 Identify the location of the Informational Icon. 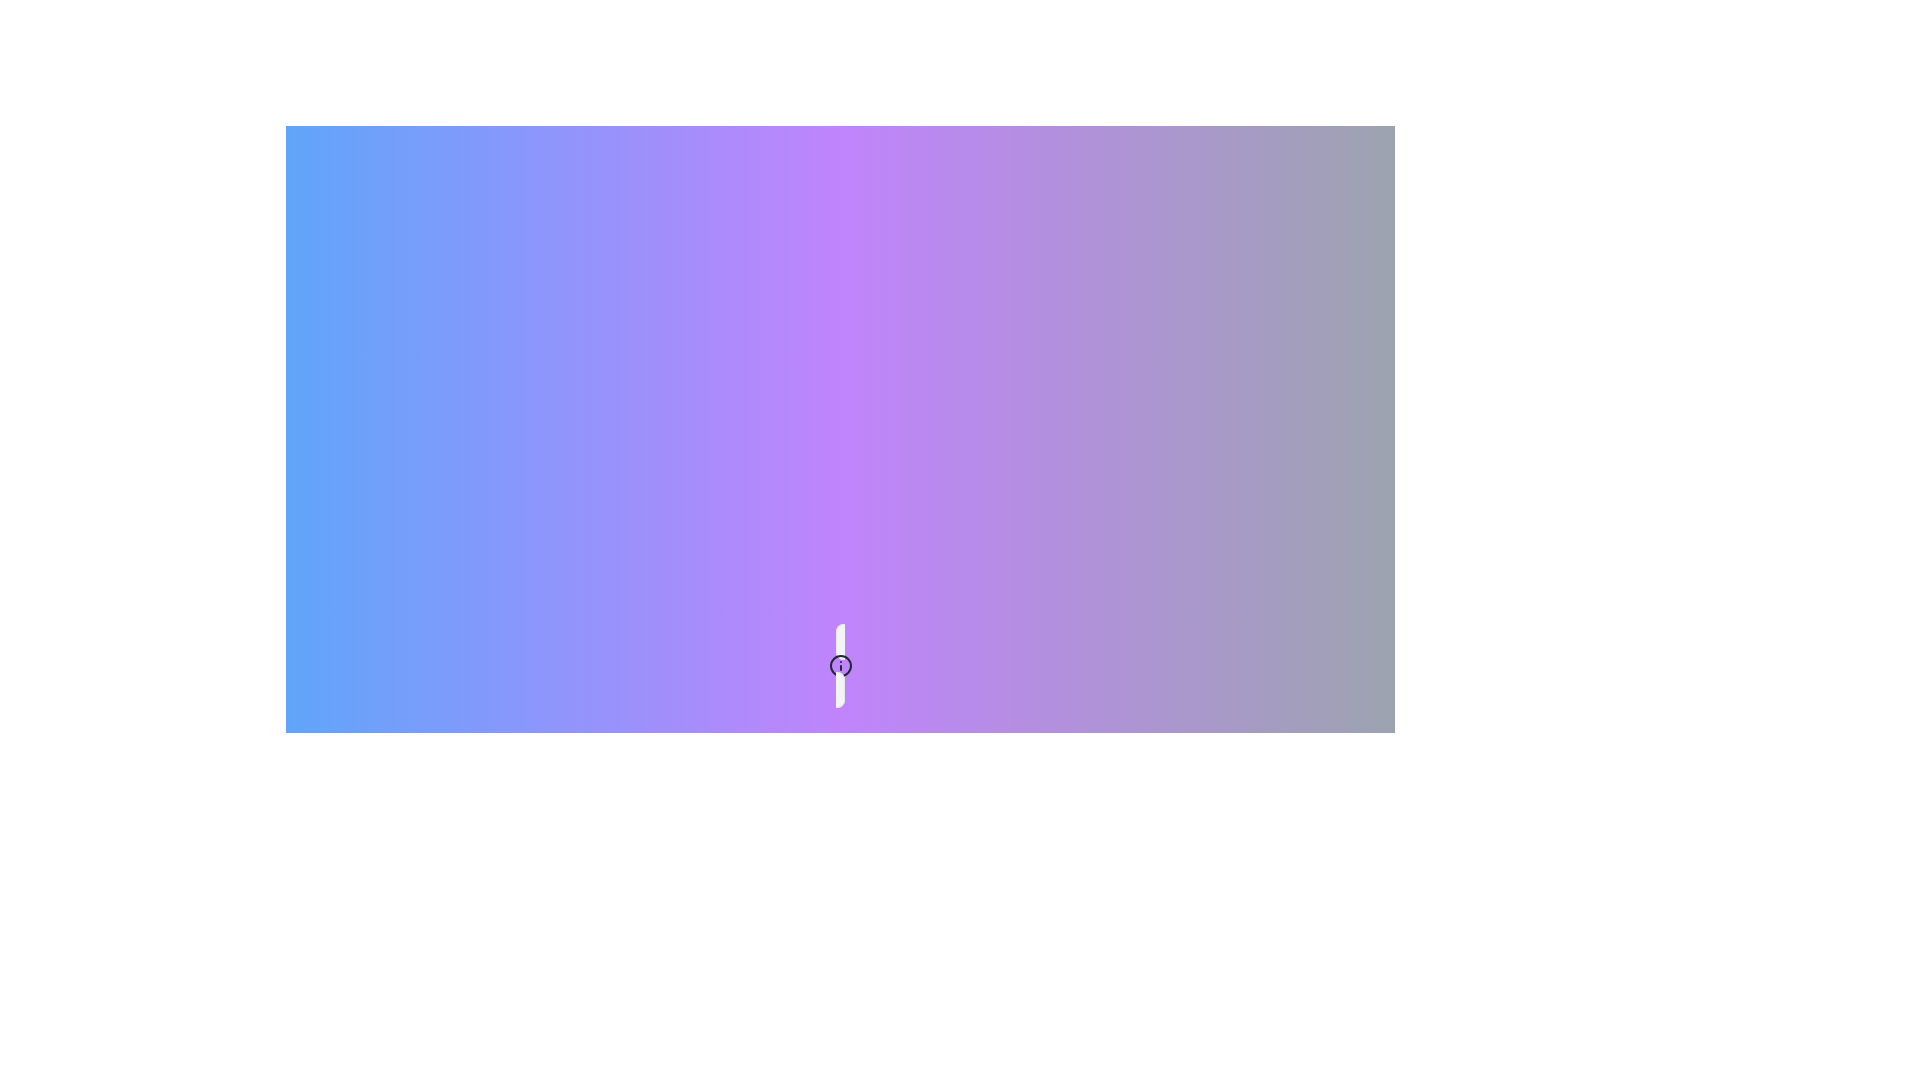
(840, 666).